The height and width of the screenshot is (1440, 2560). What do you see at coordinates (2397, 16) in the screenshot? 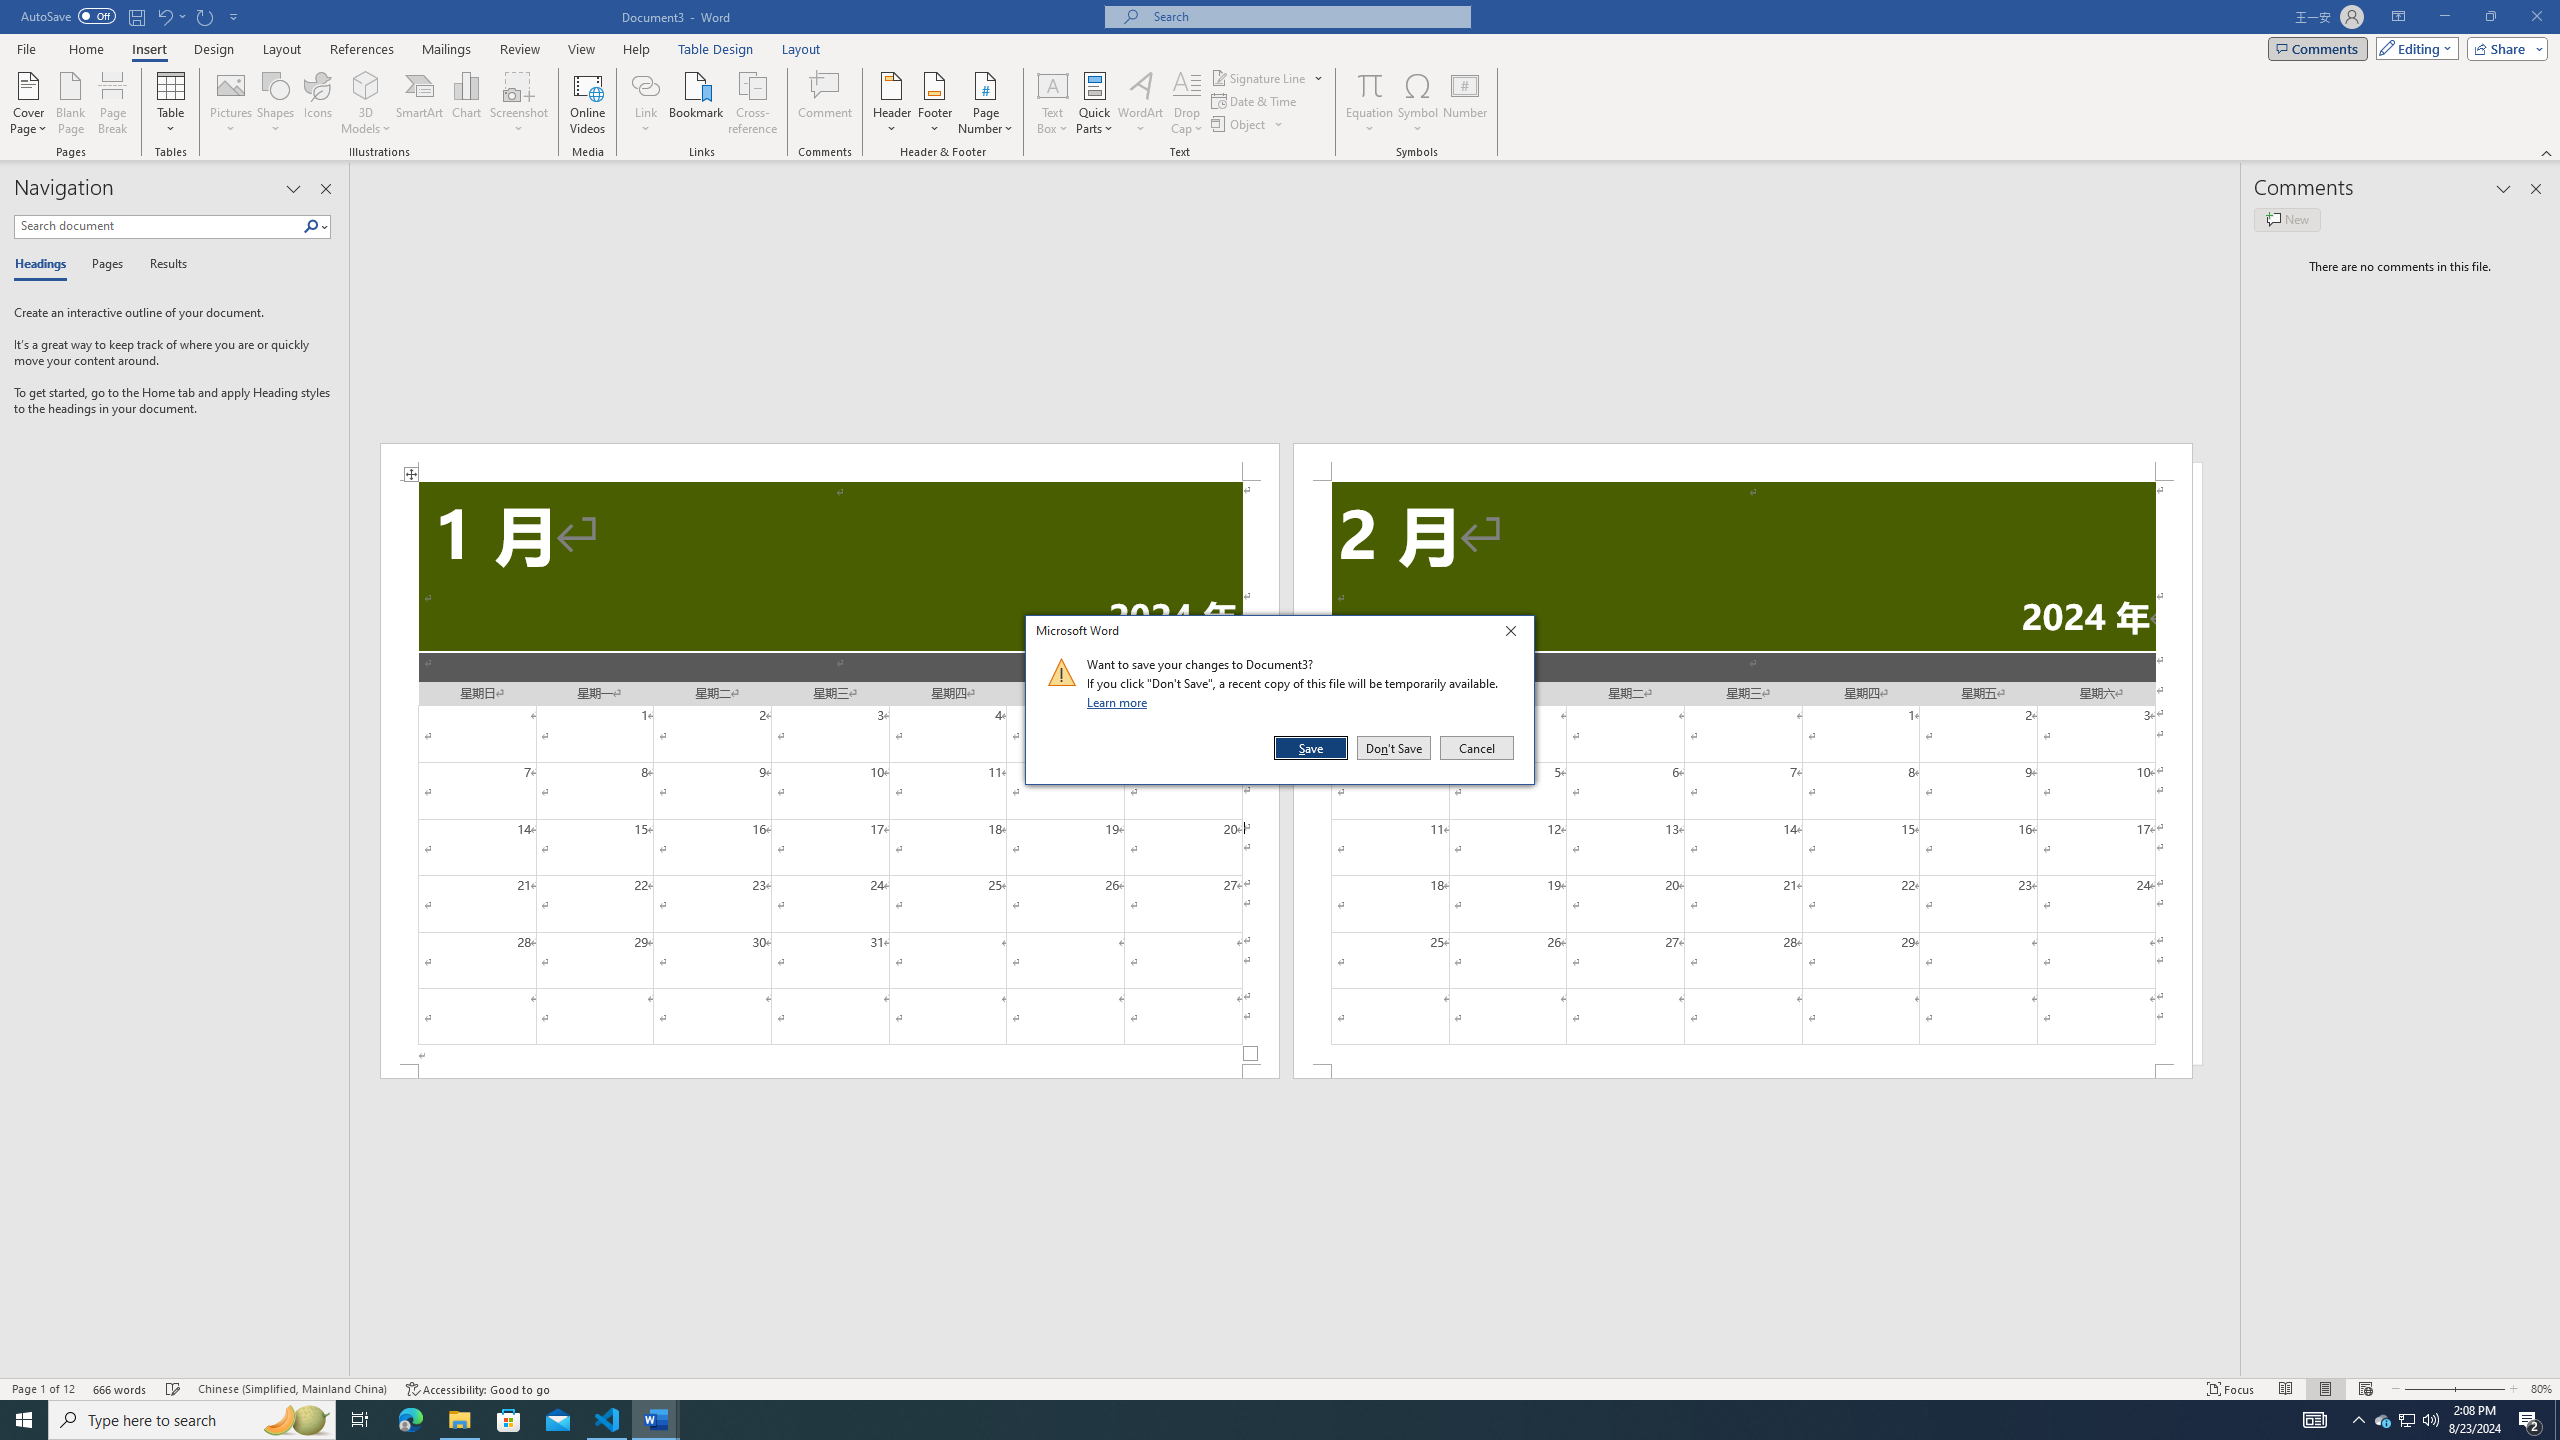
I see `'Ribbon Display Options'` at bounding box center [2397, 16].